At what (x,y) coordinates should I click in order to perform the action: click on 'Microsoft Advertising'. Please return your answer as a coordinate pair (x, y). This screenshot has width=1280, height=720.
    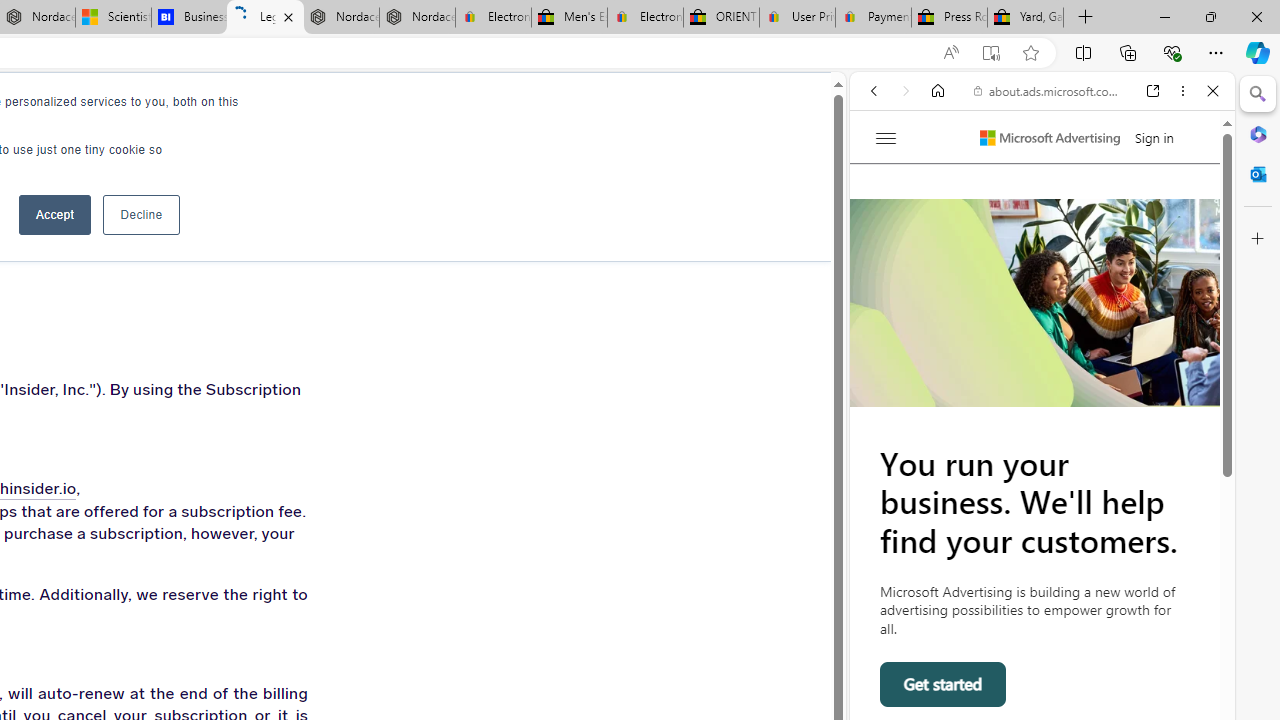
    Looking at the image, I should click on (1049, 137).